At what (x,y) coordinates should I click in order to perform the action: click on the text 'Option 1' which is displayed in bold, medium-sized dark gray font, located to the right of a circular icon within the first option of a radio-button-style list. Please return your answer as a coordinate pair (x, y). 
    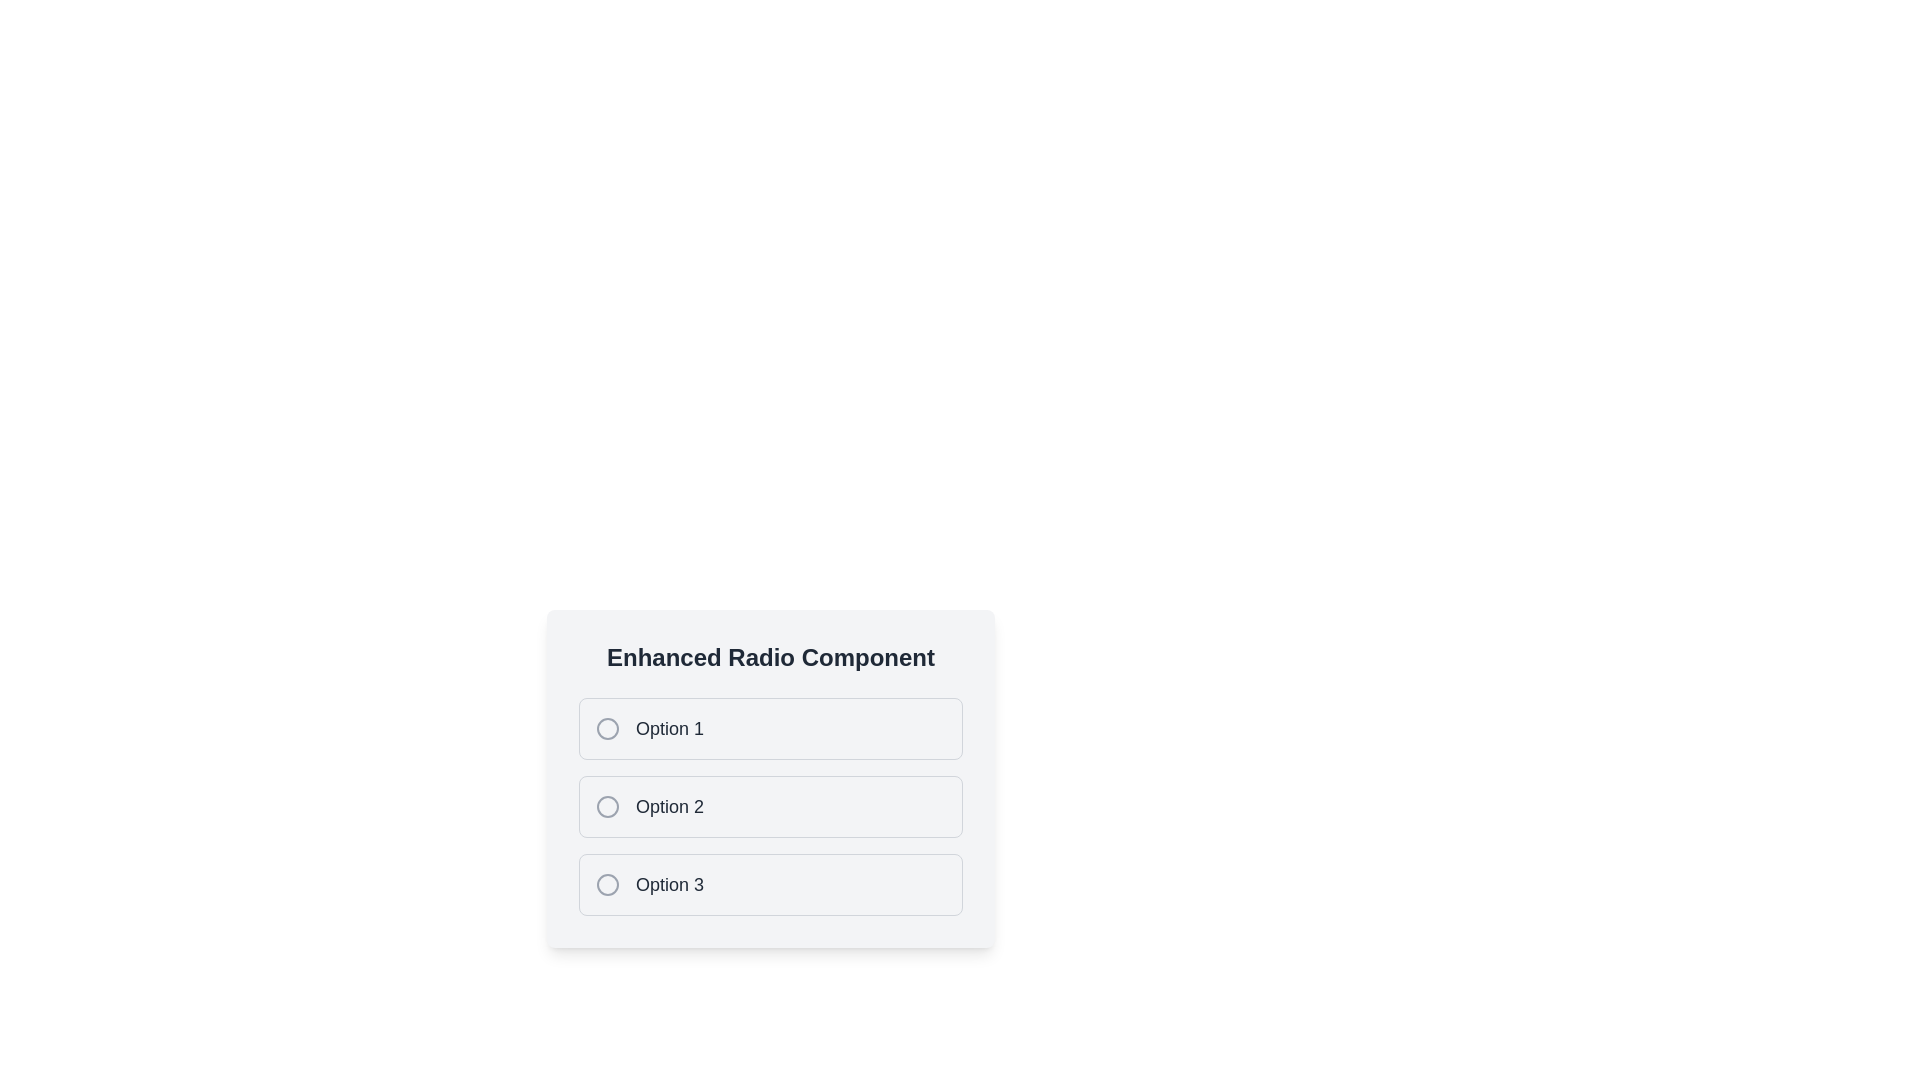
    Looking at the image, I should click on (670, 729).